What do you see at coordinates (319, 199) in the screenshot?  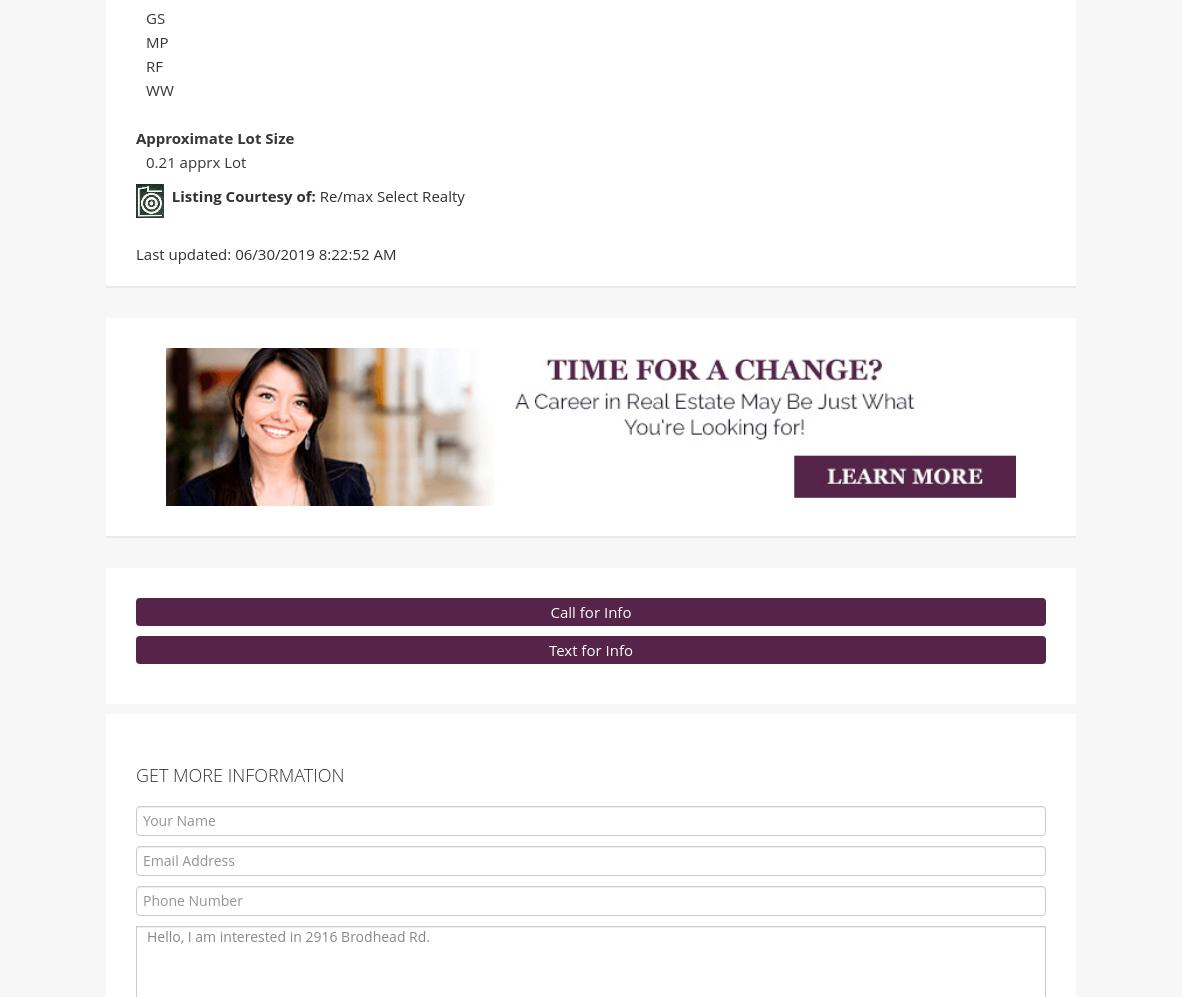 I see `'Re/max Select Realty'` at bounding box center [319, 199].